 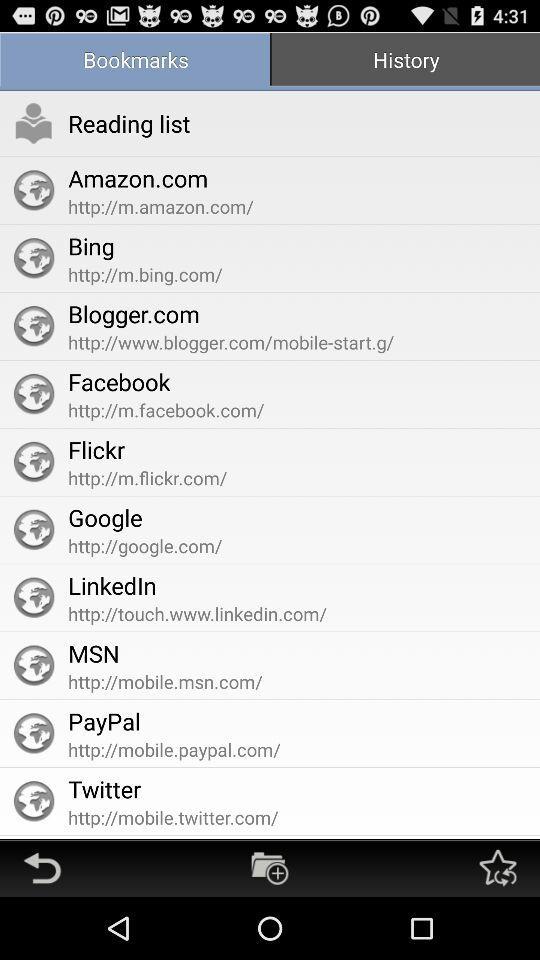 What do you see at coordinates (135, 61) in the screenshot?
I see `the bookmarks icon` at bounding box center [135, 61].